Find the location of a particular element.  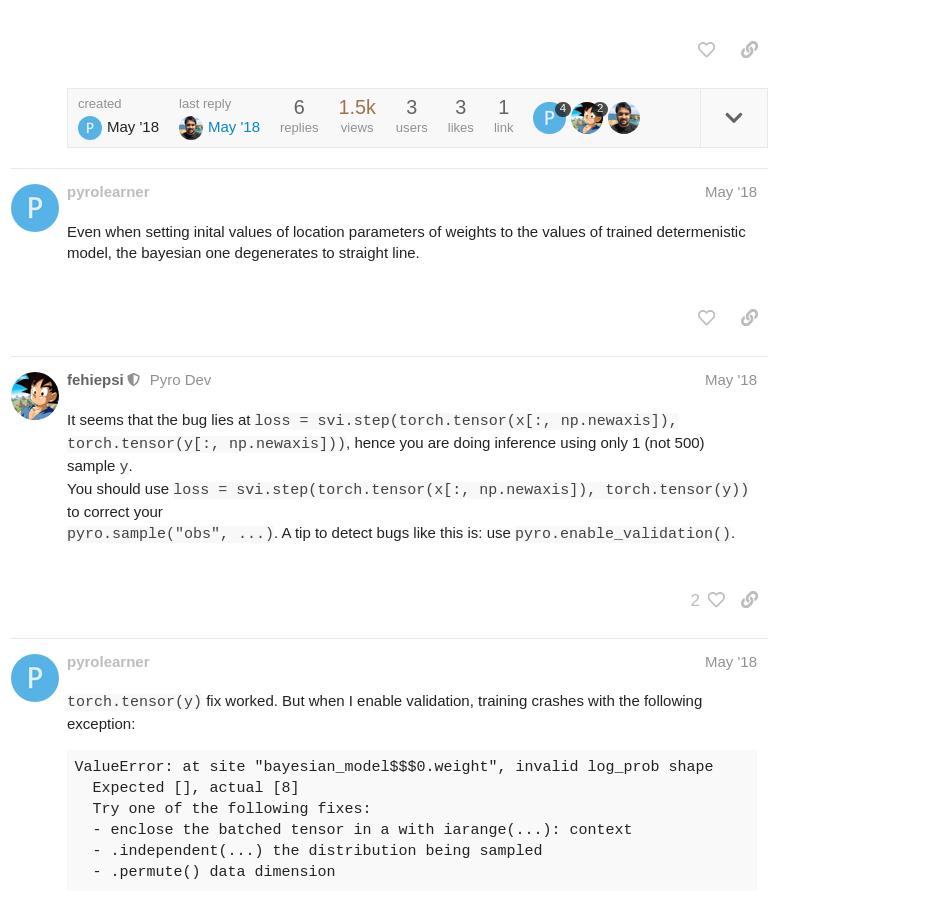

'ValueError: at site "bayesian_model$$$0.weight", invalid log_prob shape
  Expected [], actual [8]
  Try one of the following fixes:
  - enclose the batched tensor in a with iarange(...): context
  - .independent(...) the distribution being sampled
  - .permute() data dimension' is located at coordinates (392, 819).